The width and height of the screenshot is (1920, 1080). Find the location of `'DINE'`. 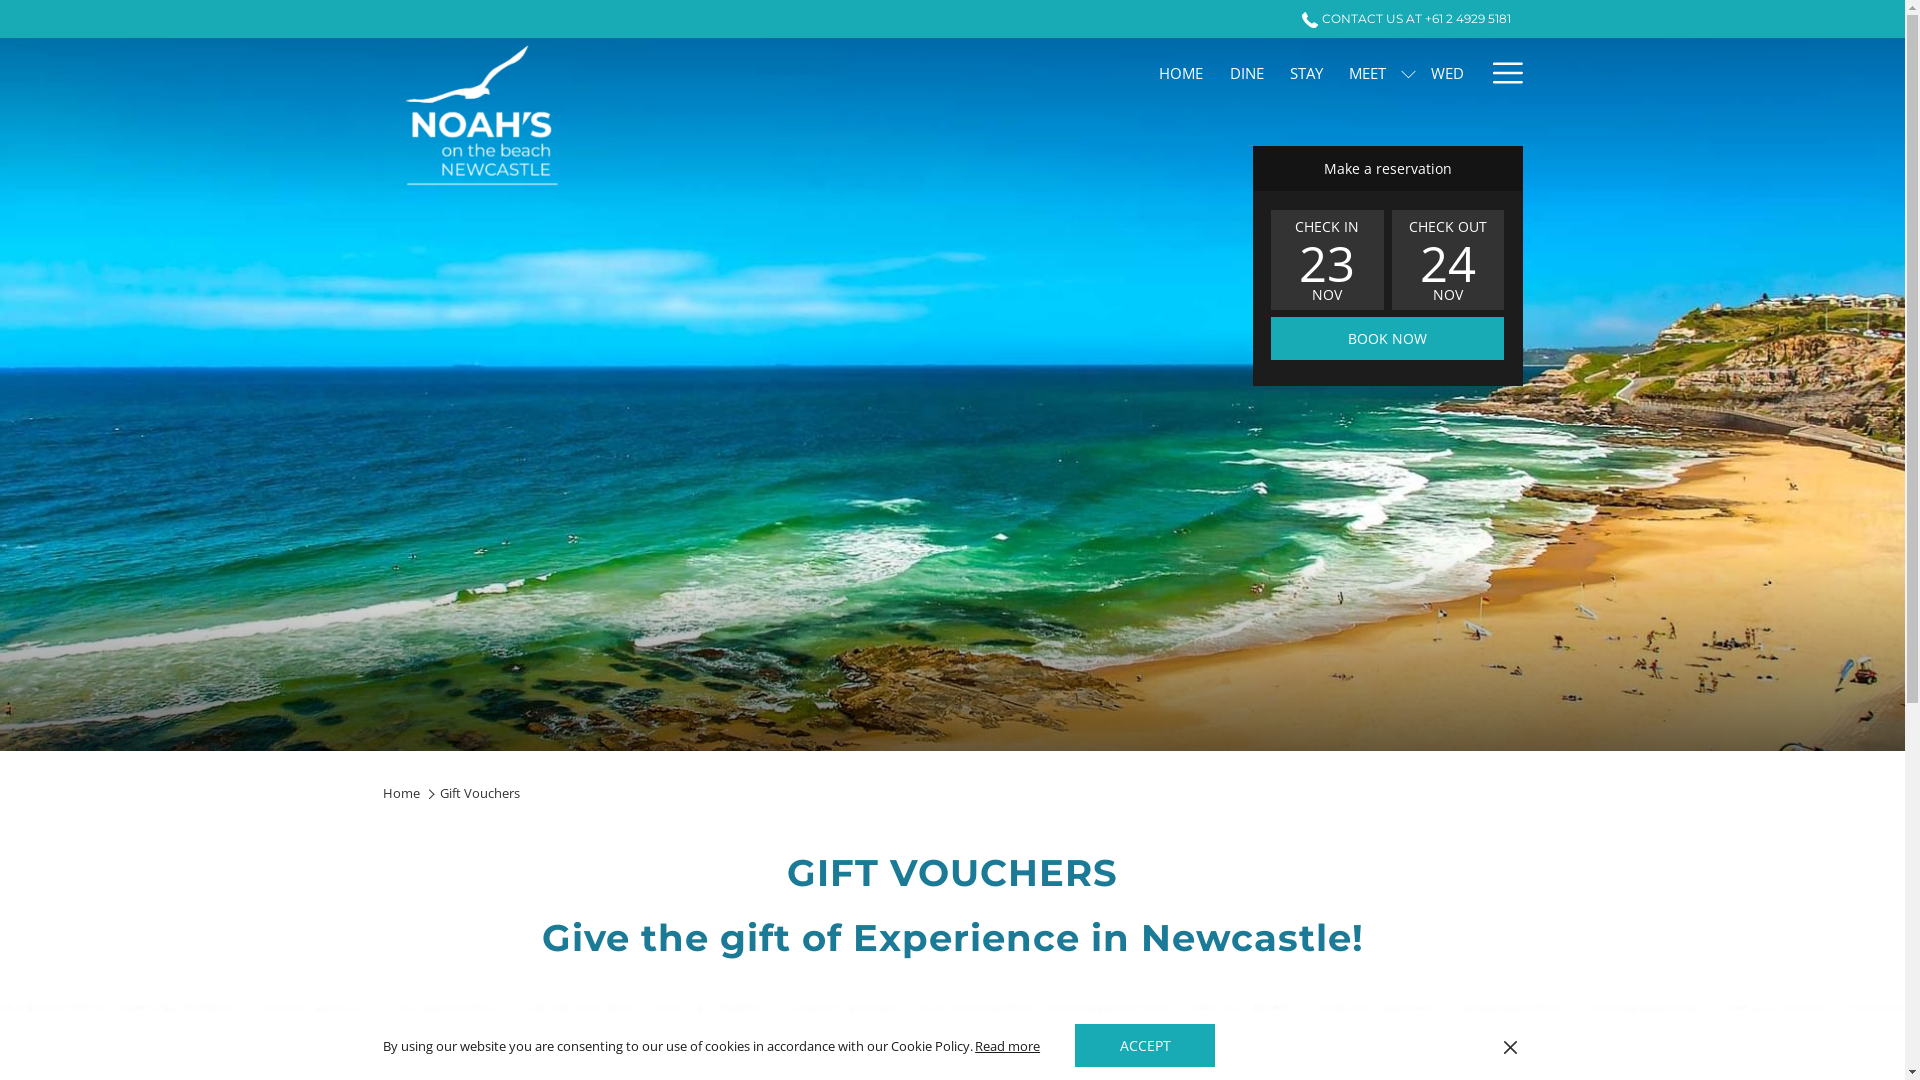

'DINE' is located at coordinates (1245, 71).